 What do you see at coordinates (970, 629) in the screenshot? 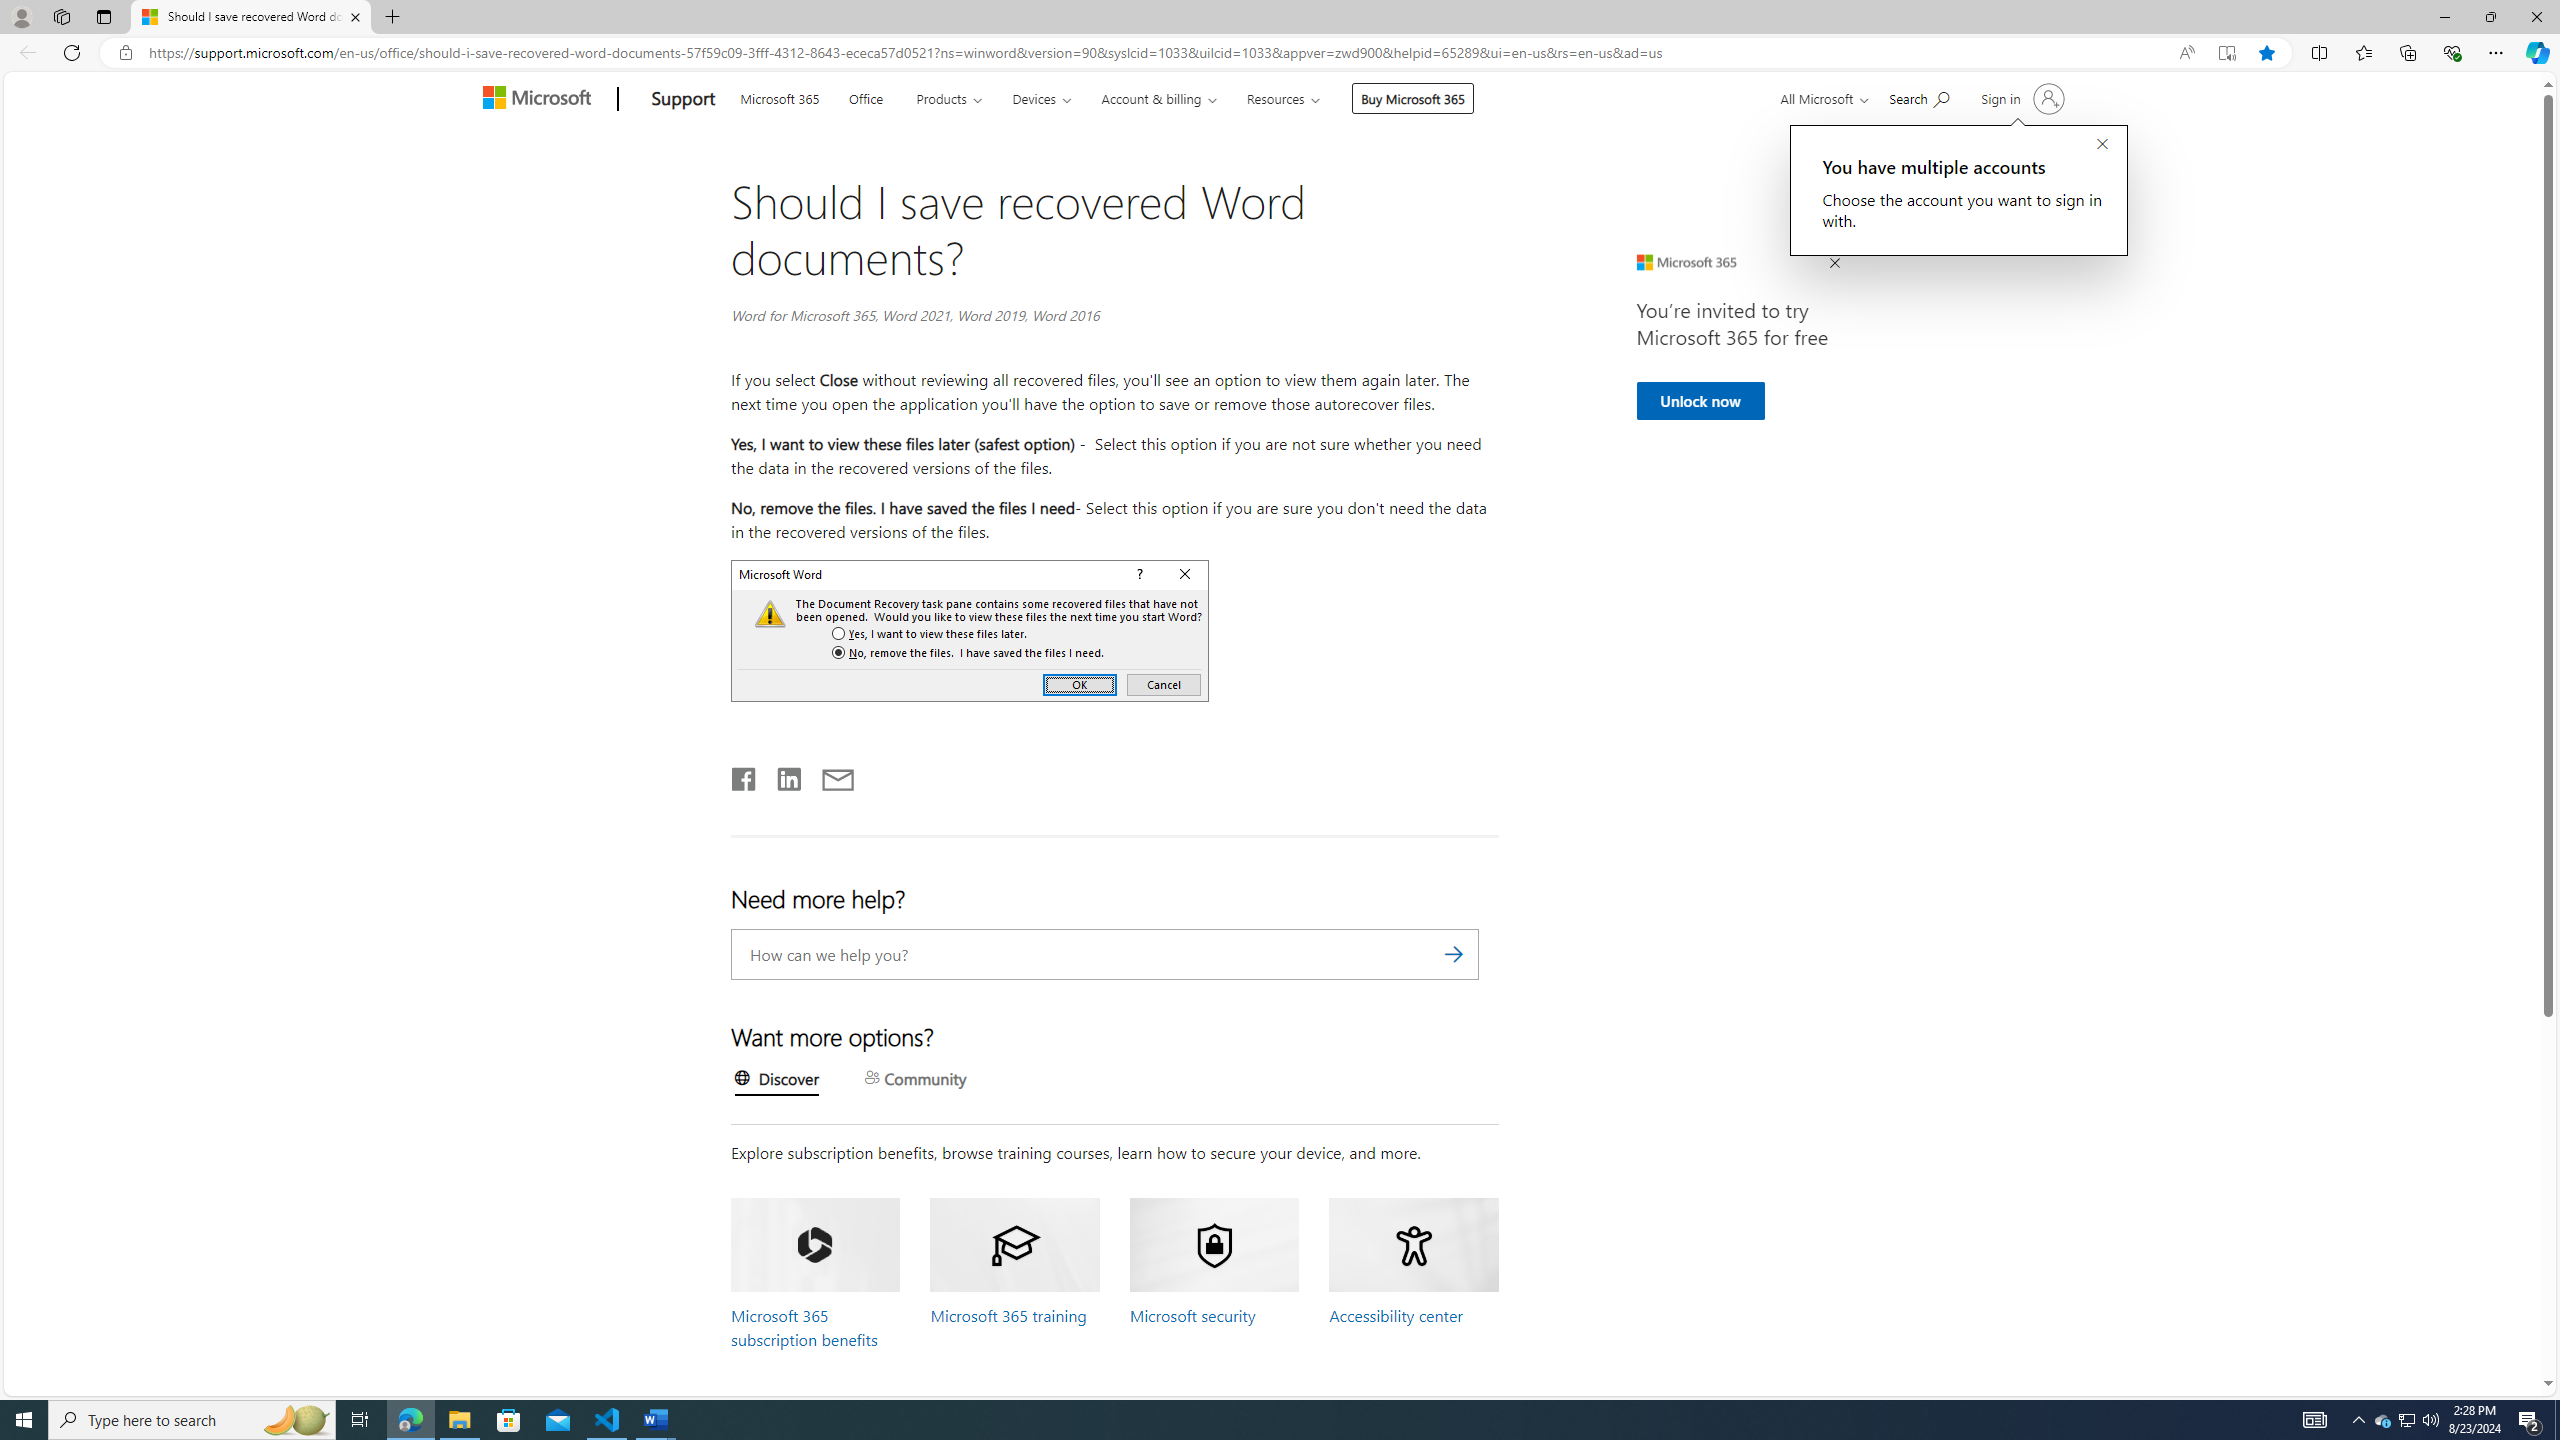
I see `'Save document recovery dialog'` at bounding box center [970, 629].